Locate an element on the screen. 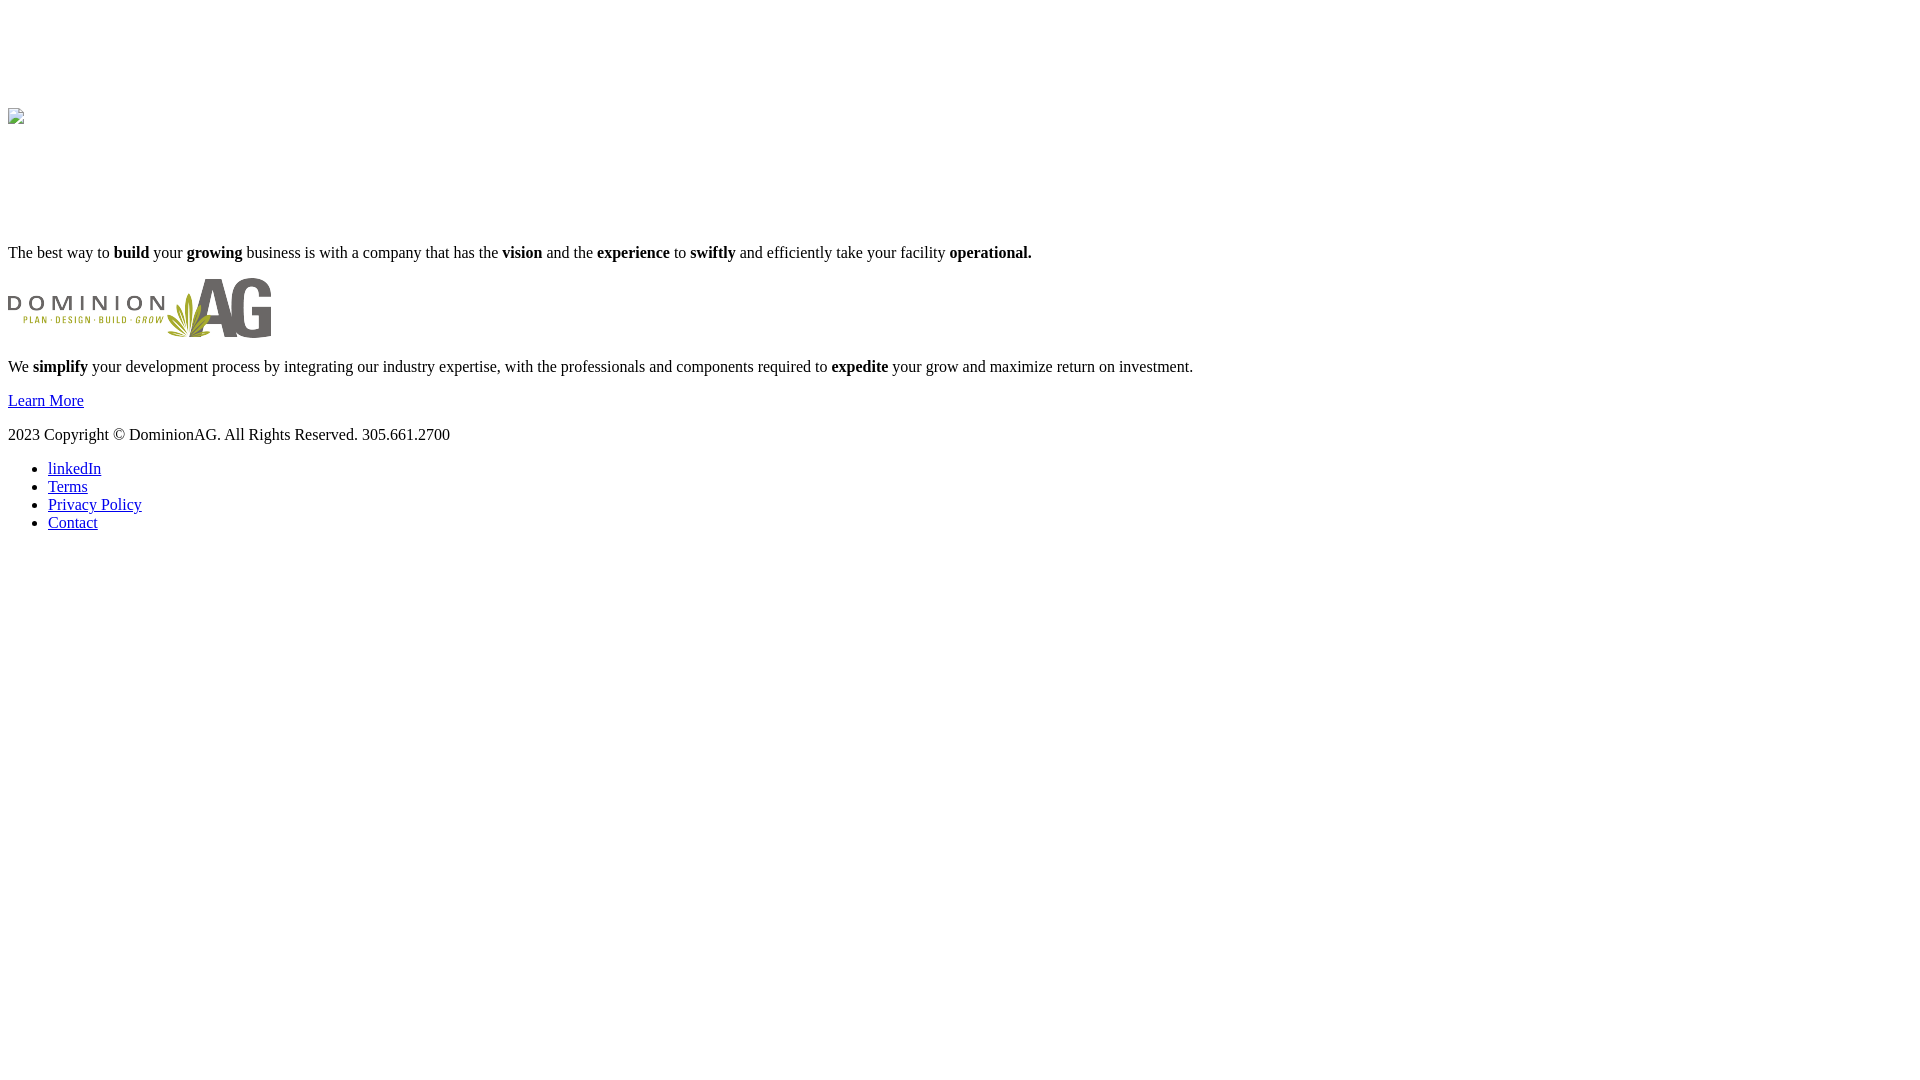 The width and height of the screenshot is (1920, 1080). 'linkedIn' is located at coordinates (74, 468).